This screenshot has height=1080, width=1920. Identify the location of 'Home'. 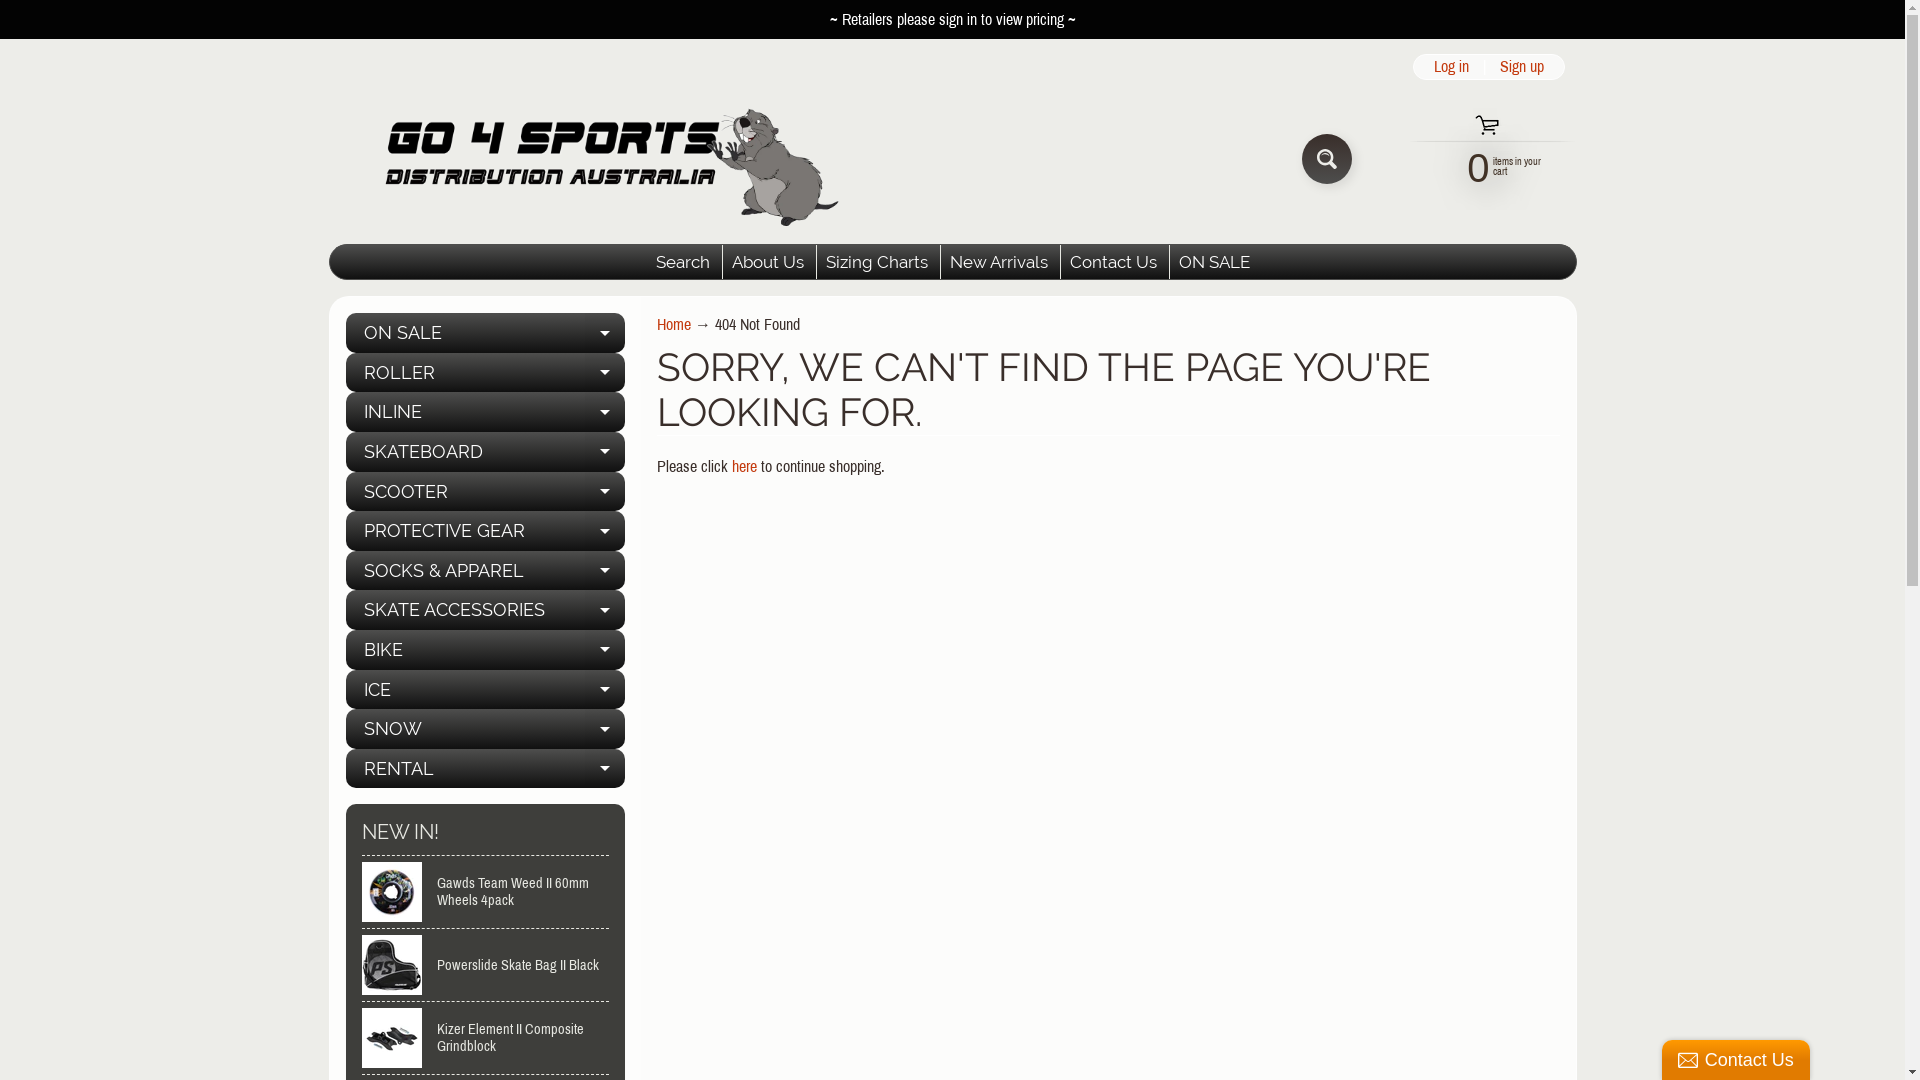
(673, 323).